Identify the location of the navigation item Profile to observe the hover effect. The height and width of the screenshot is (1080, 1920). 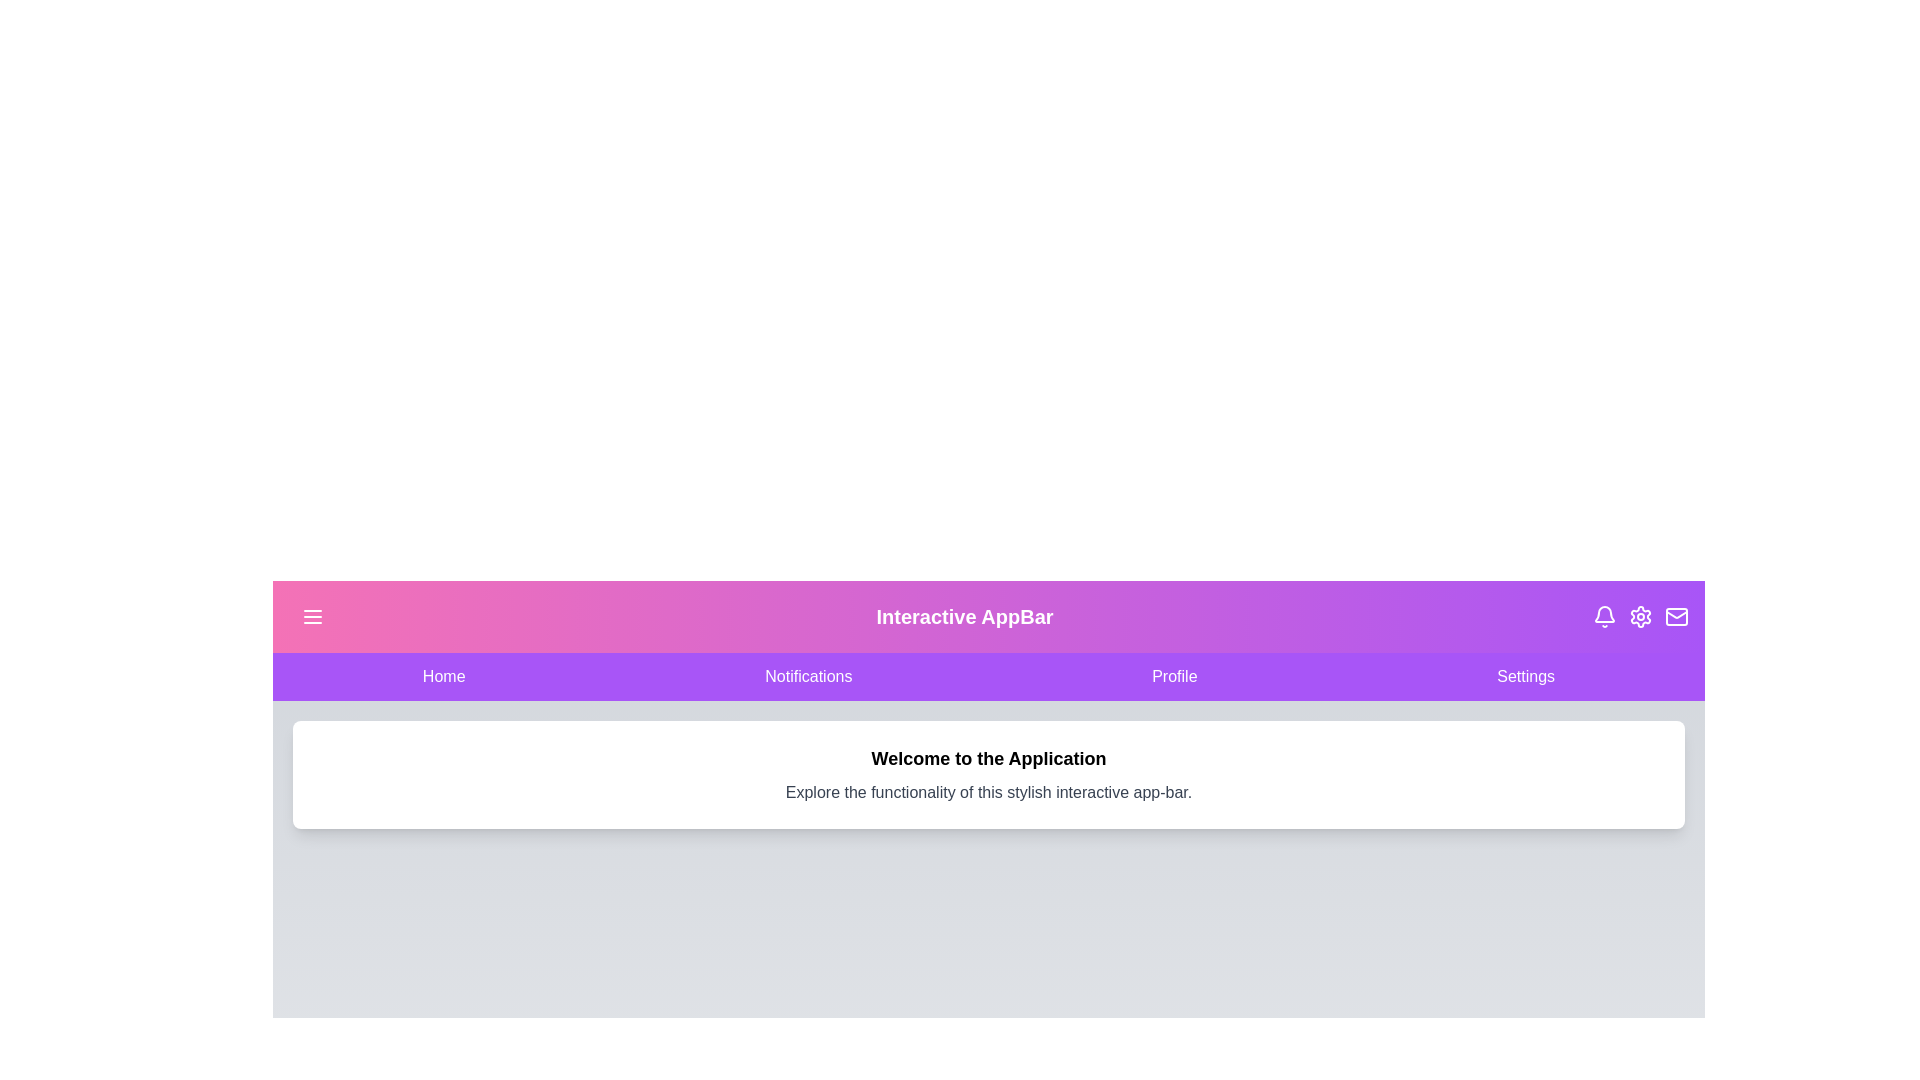
(1175, 676).